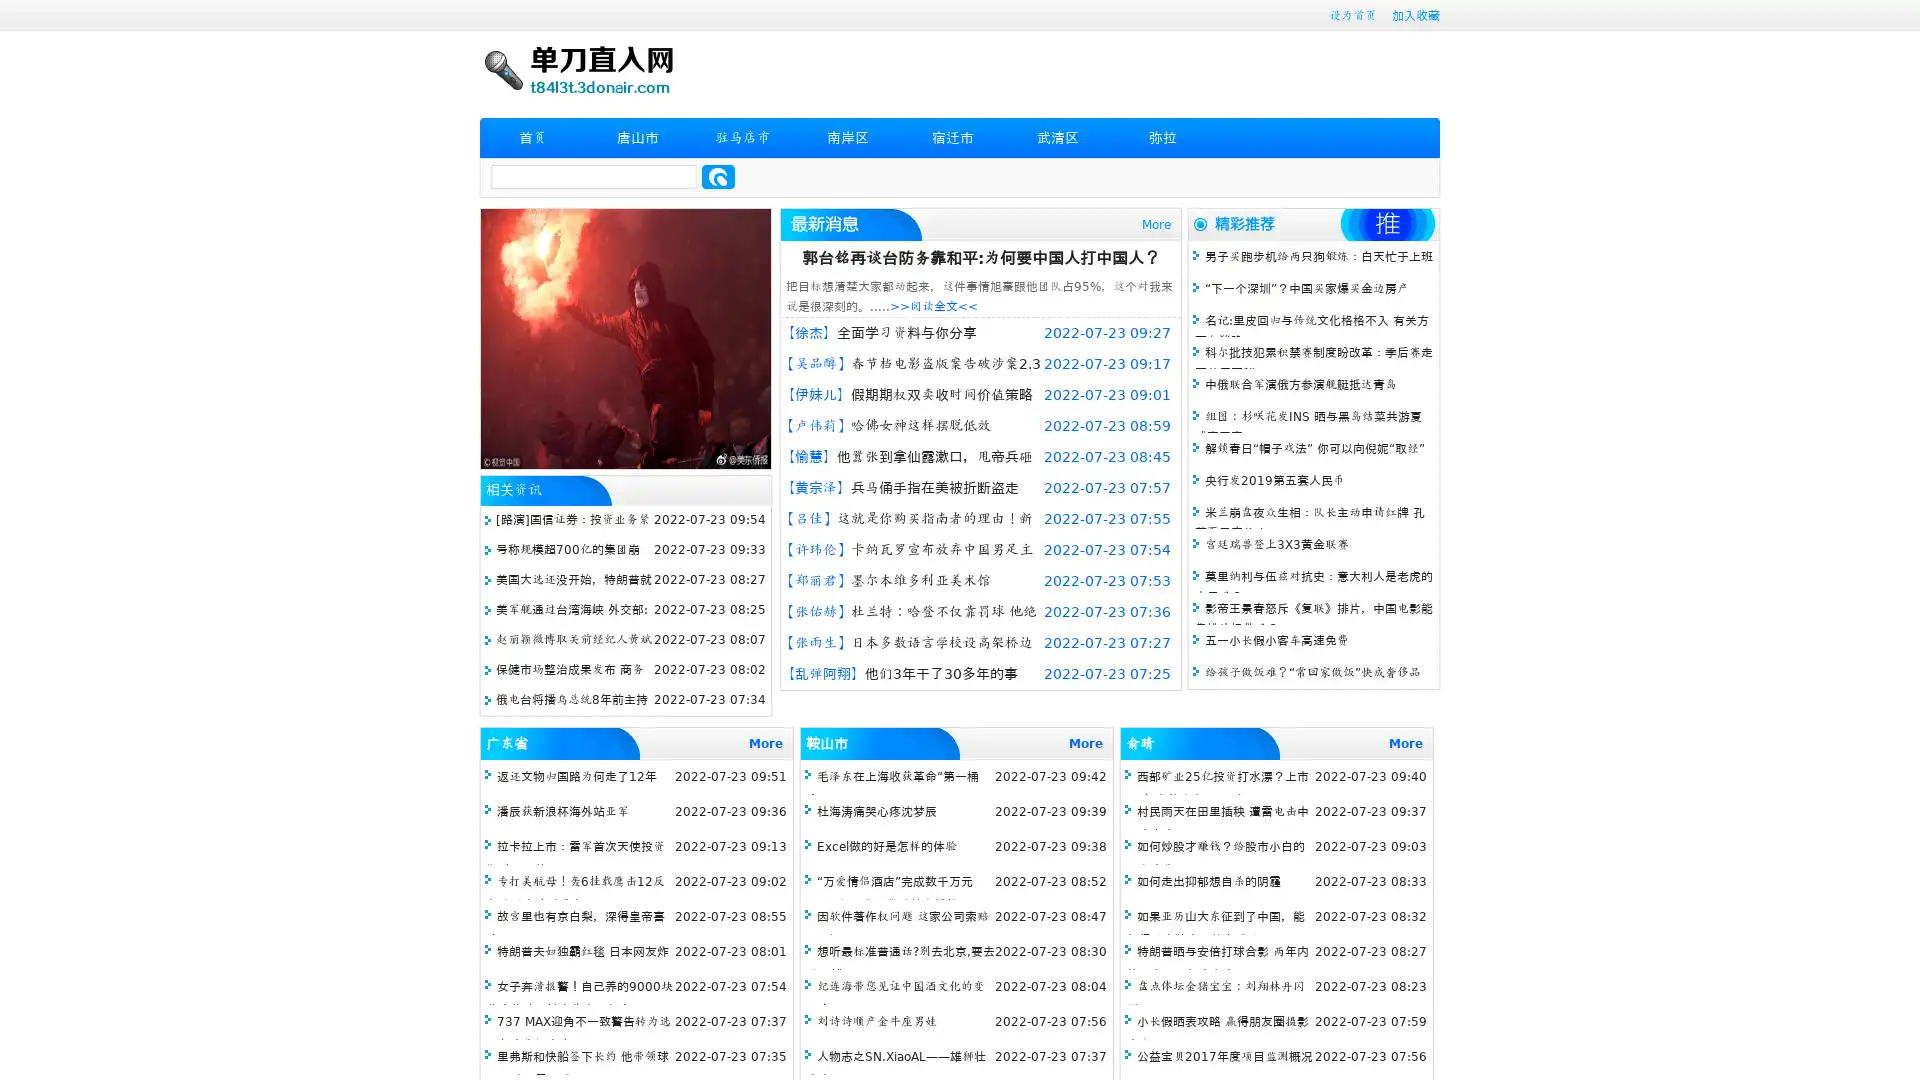  What do you see at coordinates (718, 176) in the screenshot?
I see `Search` at bounding box center [718, 176].